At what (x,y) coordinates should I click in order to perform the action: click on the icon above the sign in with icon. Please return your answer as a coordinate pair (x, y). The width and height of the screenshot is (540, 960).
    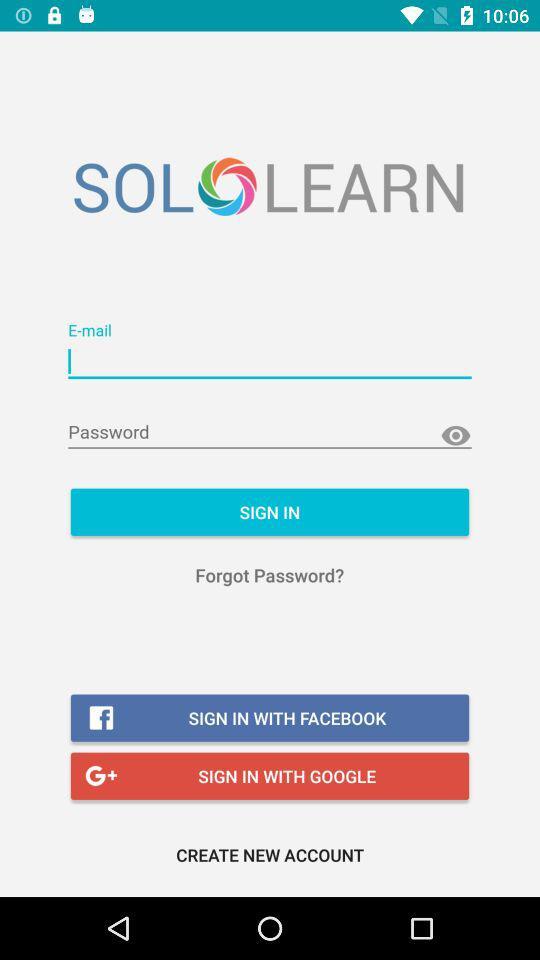
    Looking at the image, I should click on (269, 575).